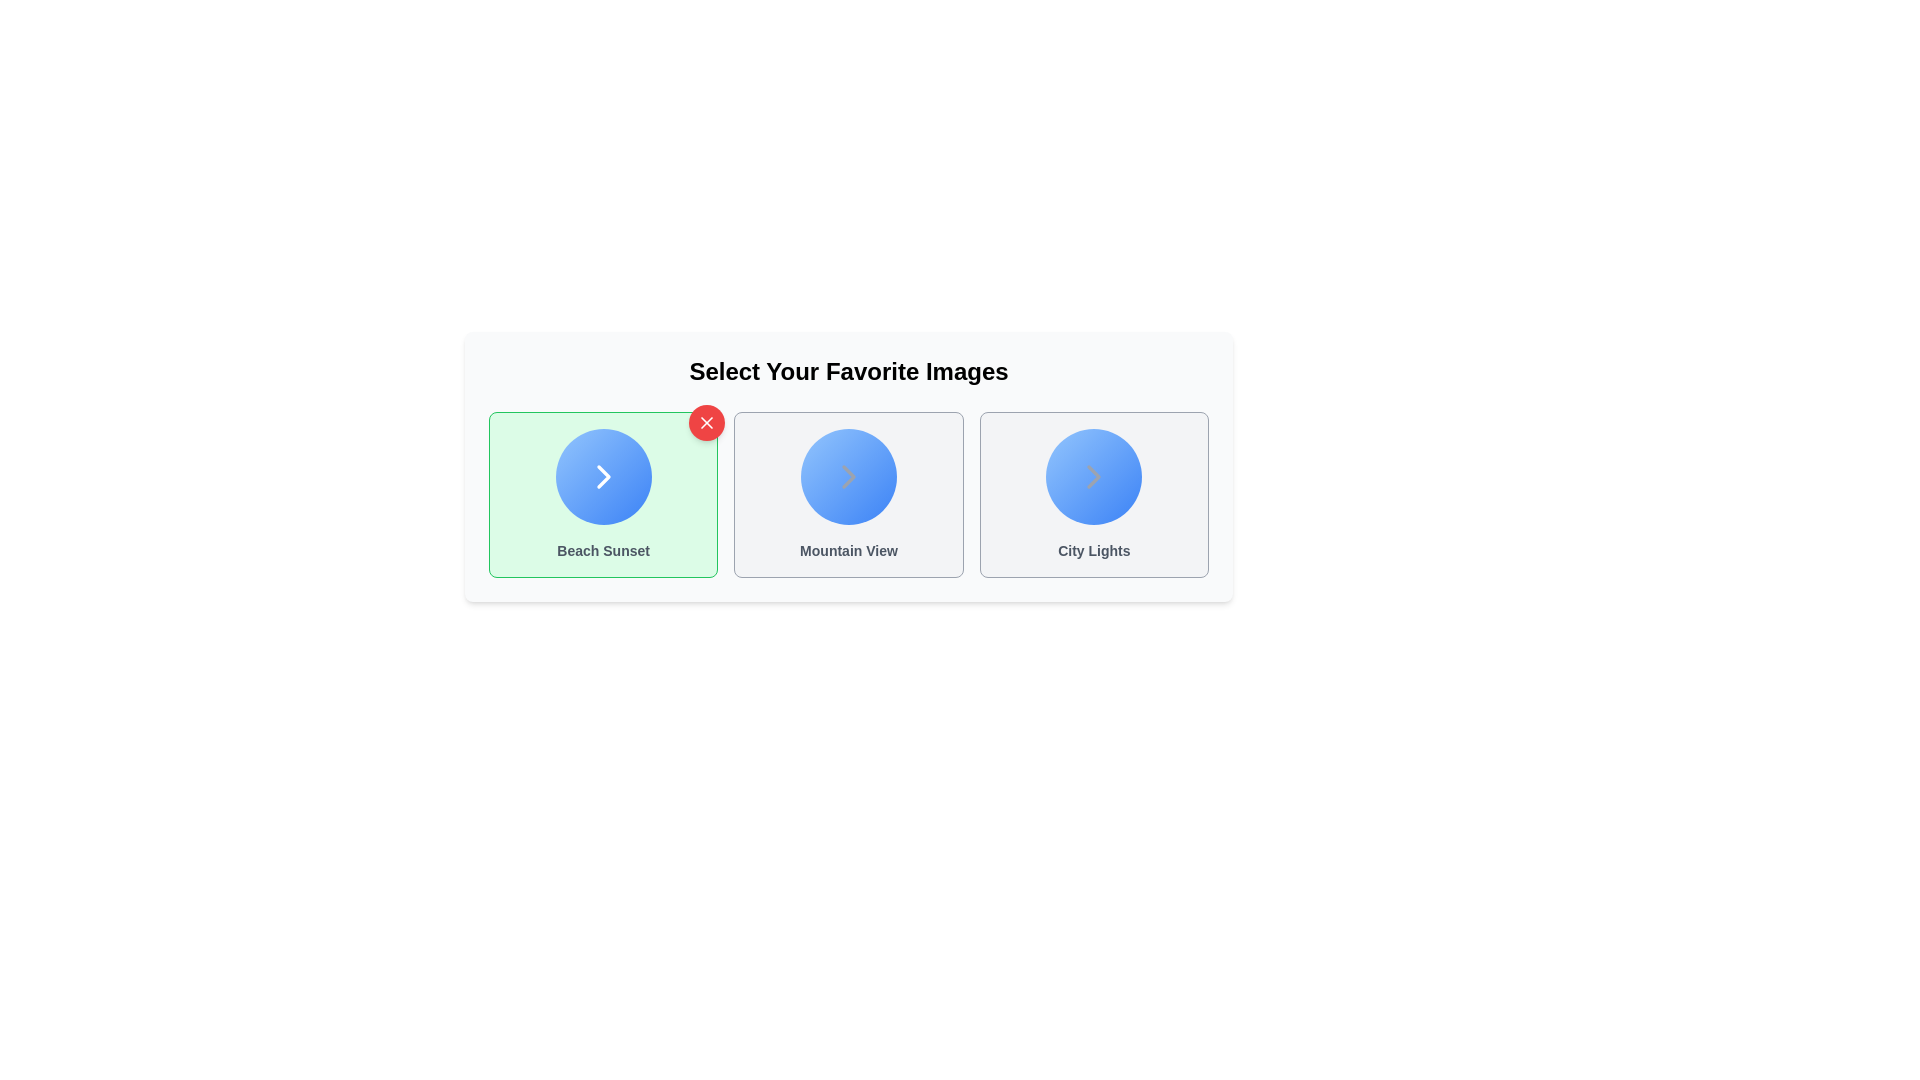 Image resolution: width=1920 pixels, height=1080 pixels. Describe the element at coordinates (849, 494) in the screenshot. I see `the image labeled Mountain View to toggle its selection` at that location.